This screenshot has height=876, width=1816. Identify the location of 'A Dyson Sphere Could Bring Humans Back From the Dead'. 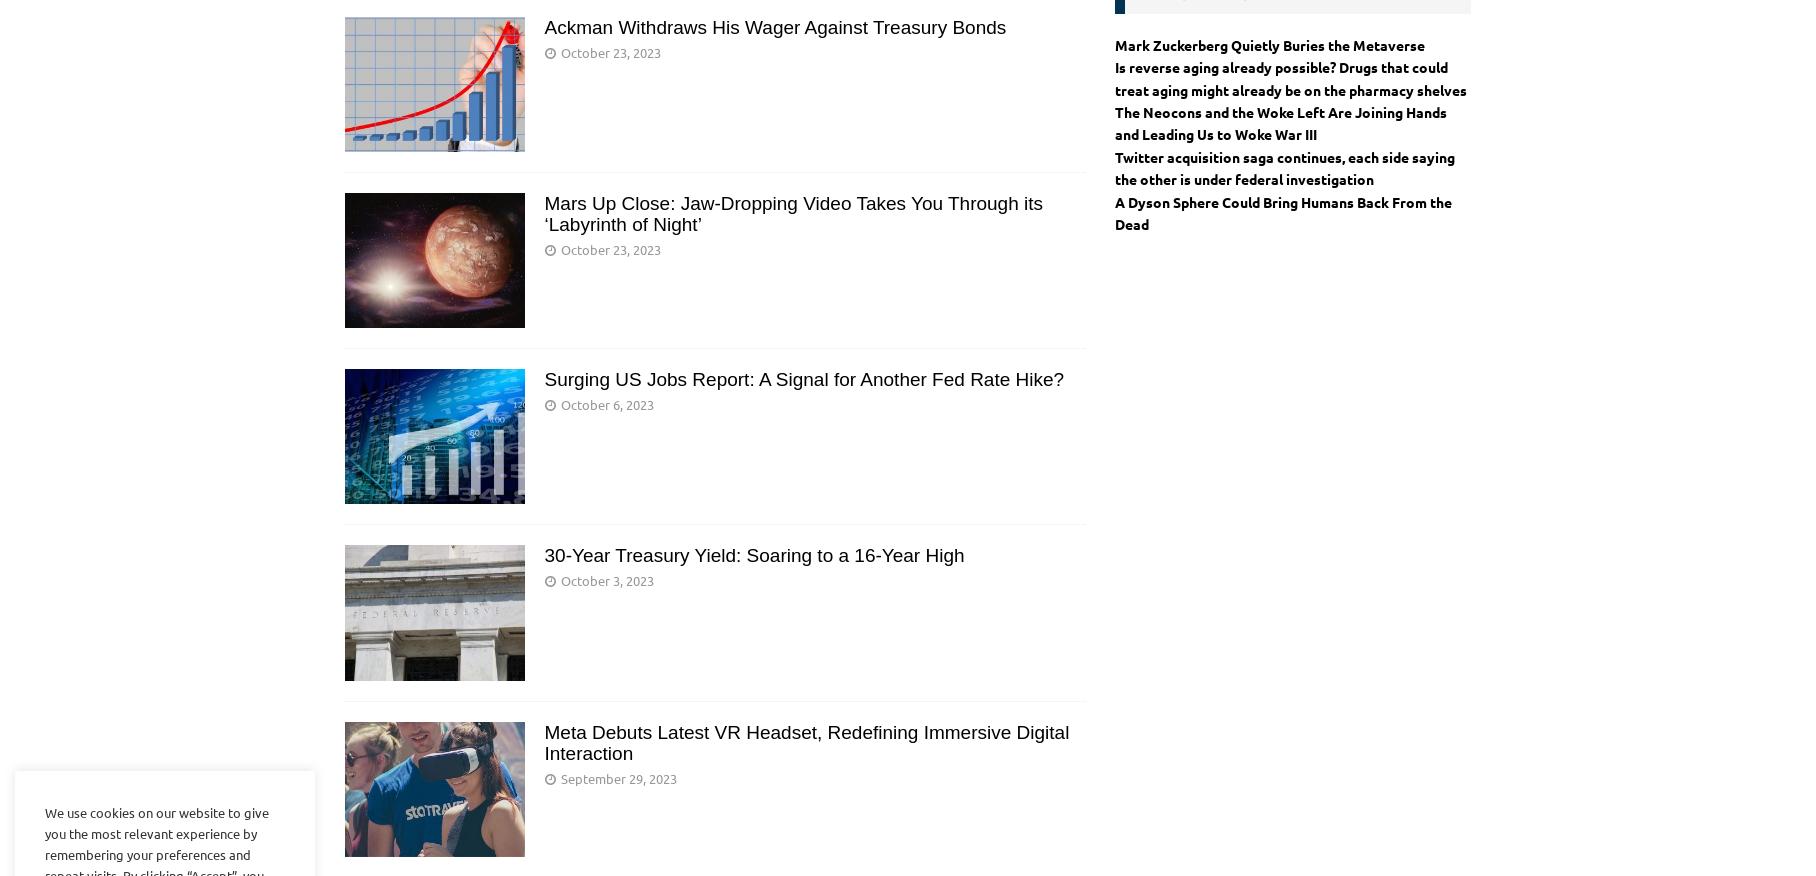
(1281, 211).